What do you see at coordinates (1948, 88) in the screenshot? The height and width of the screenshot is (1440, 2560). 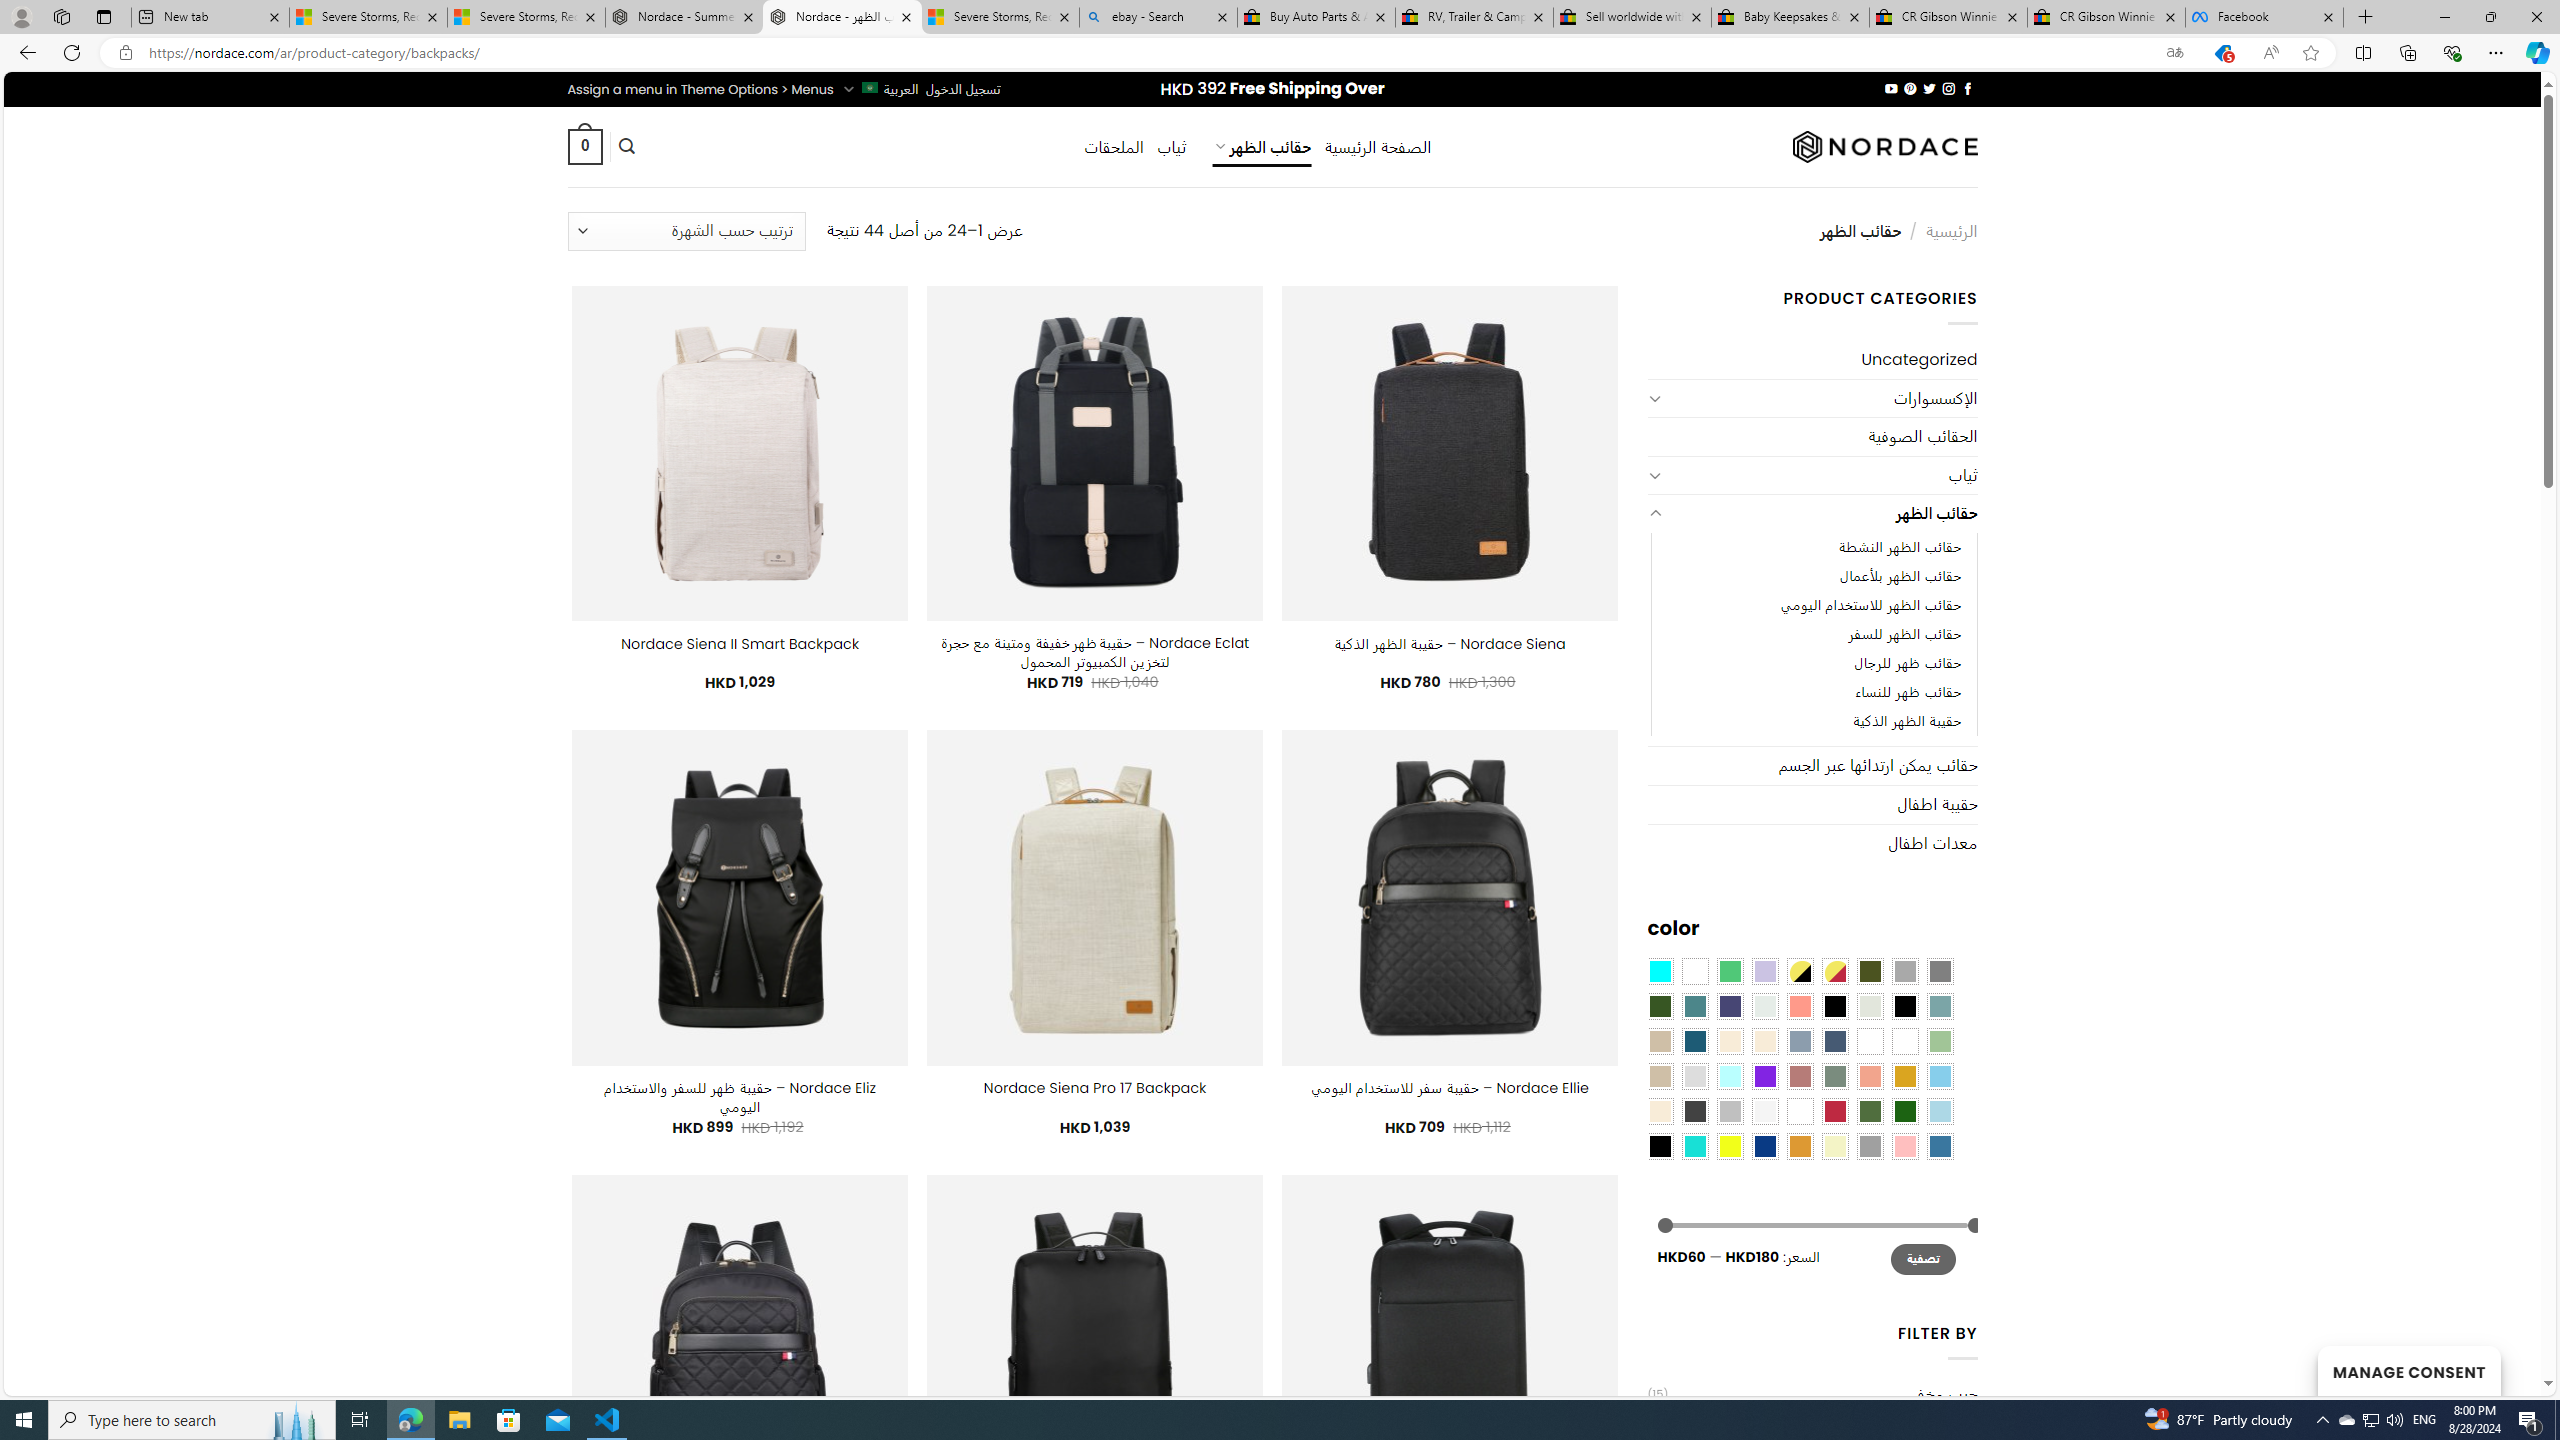 I see `'Follow on Instagram'` at bounding box center [1948, 88].